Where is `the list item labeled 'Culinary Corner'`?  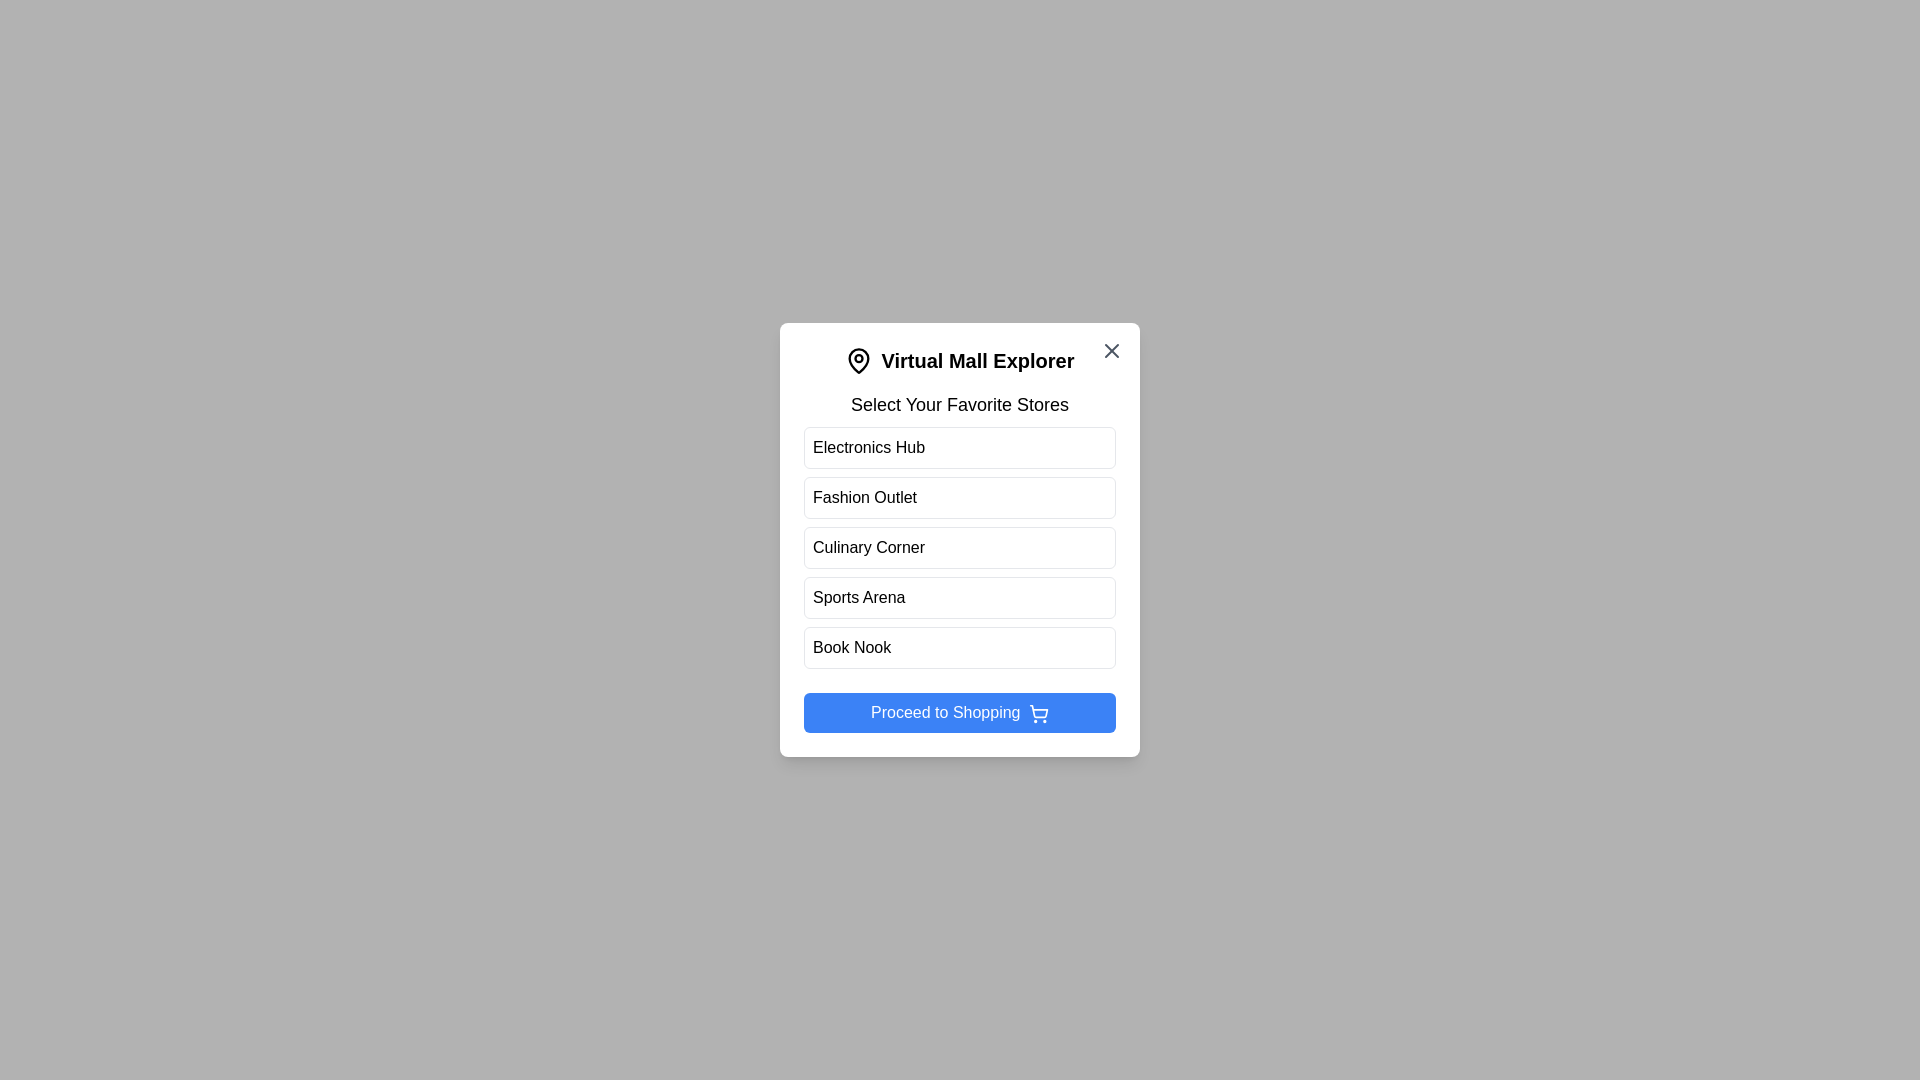 the list item labeled 'Culinary Corner' is located at coordinates (960, 540).